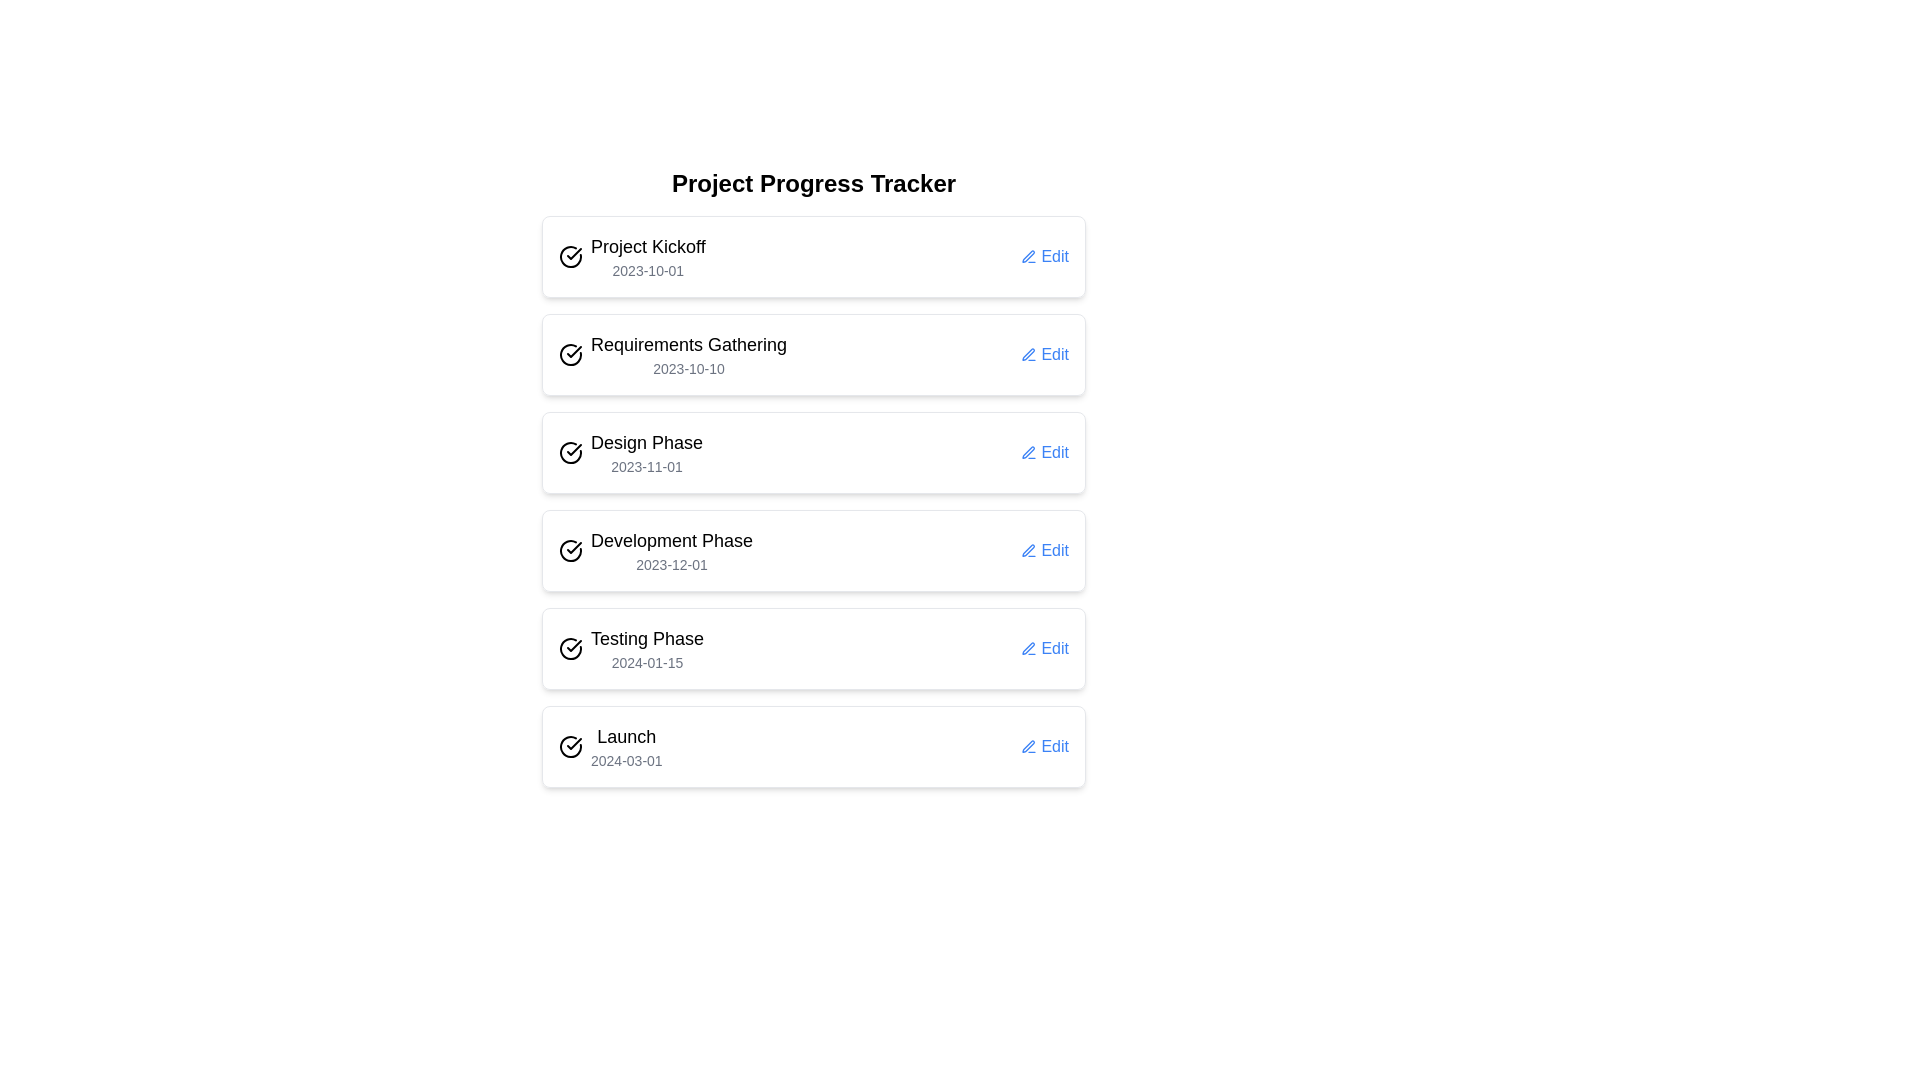 The height and width of the screenshot is (1080, 1920). What do you see at coordinates (647, 648) in the screenshot?
I see `the text display element that shows the title 'Testing Phase' and the date '2024-01-15', located in the fourth row of the 'Project Progress Tracker' layout` at bounding box center [647, 648].